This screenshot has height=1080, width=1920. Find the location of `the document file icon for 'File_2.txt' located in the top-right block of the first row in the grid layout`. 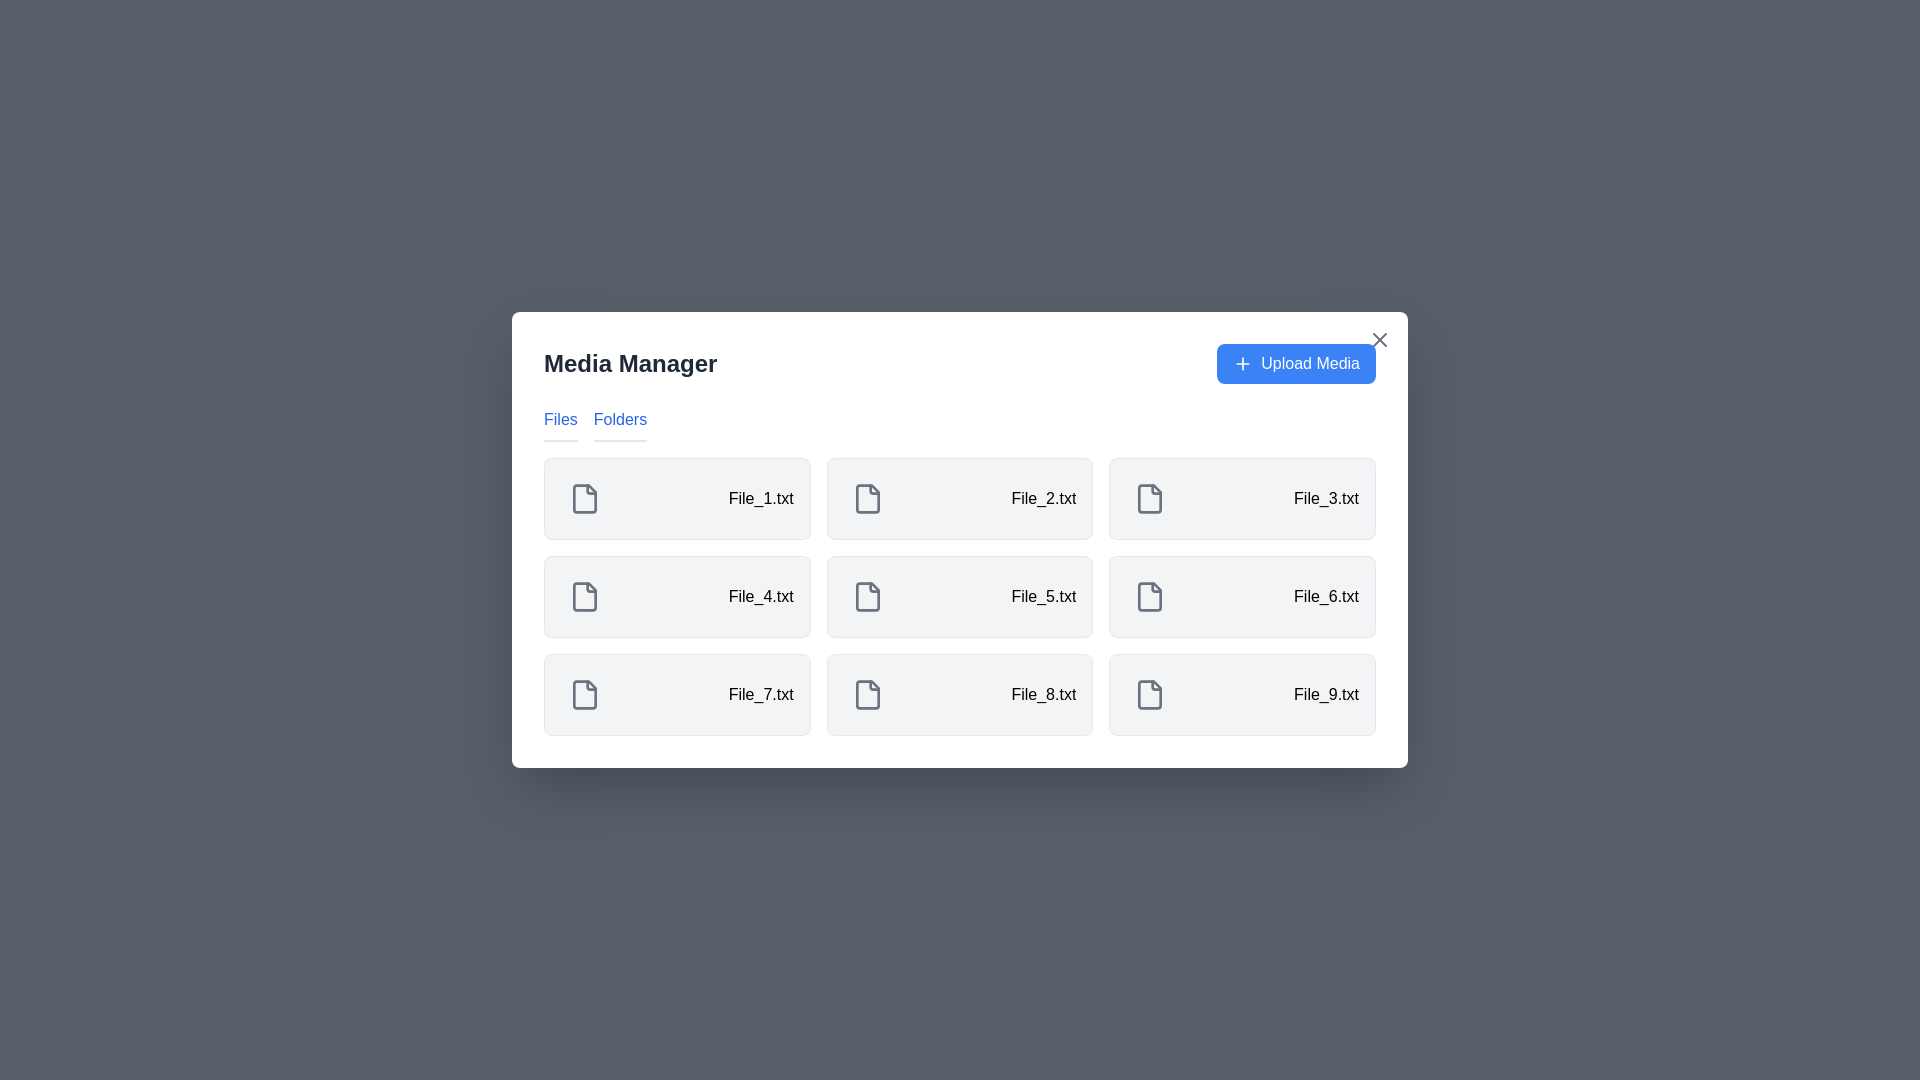

the document file icon for 'File_2.txt' located in the top-right block of the first row in the grid layout is located at coordinates (867, 497).